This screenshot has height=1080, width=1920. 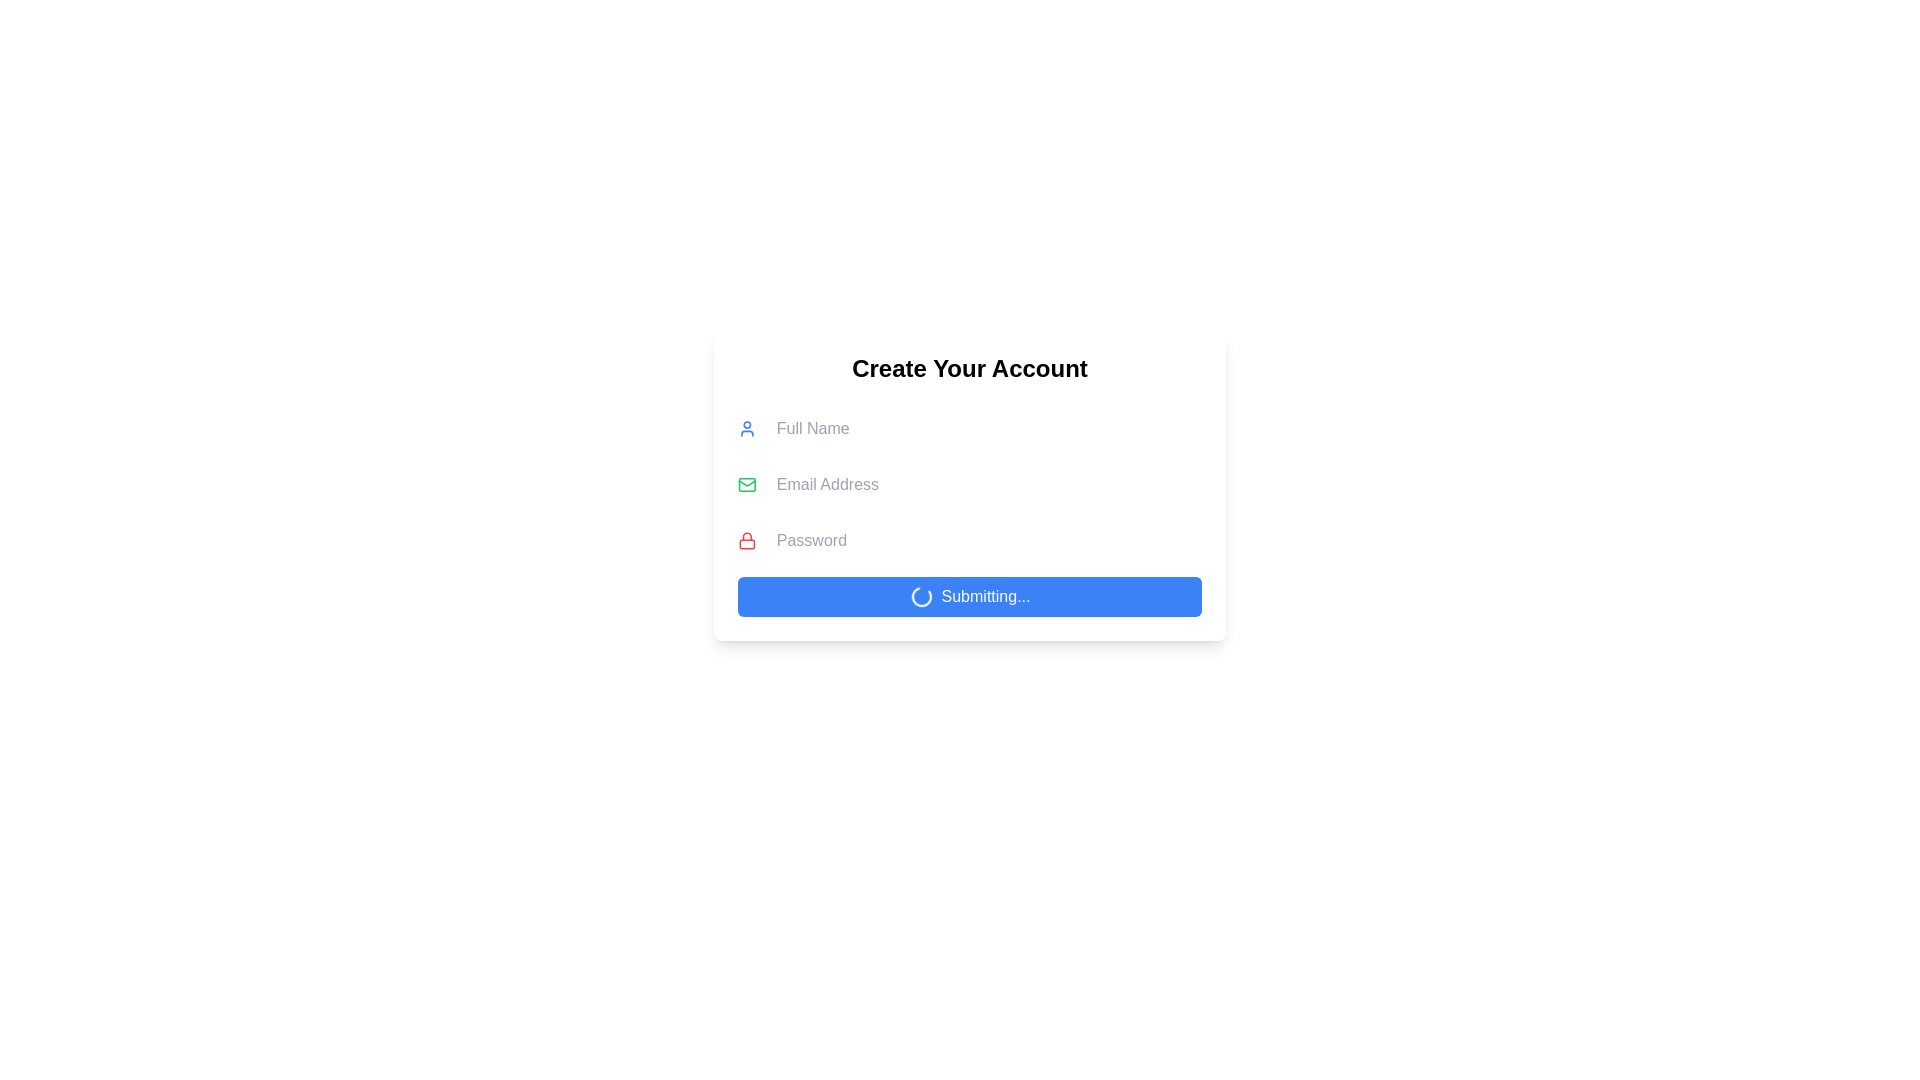 What do you see at coordinates (746, 540) in the screenshot?
I see `the locking mechanism icon located to the left of the 'Password' text input field in the 'Create Your Account' form` at bounding box center [746, 540].